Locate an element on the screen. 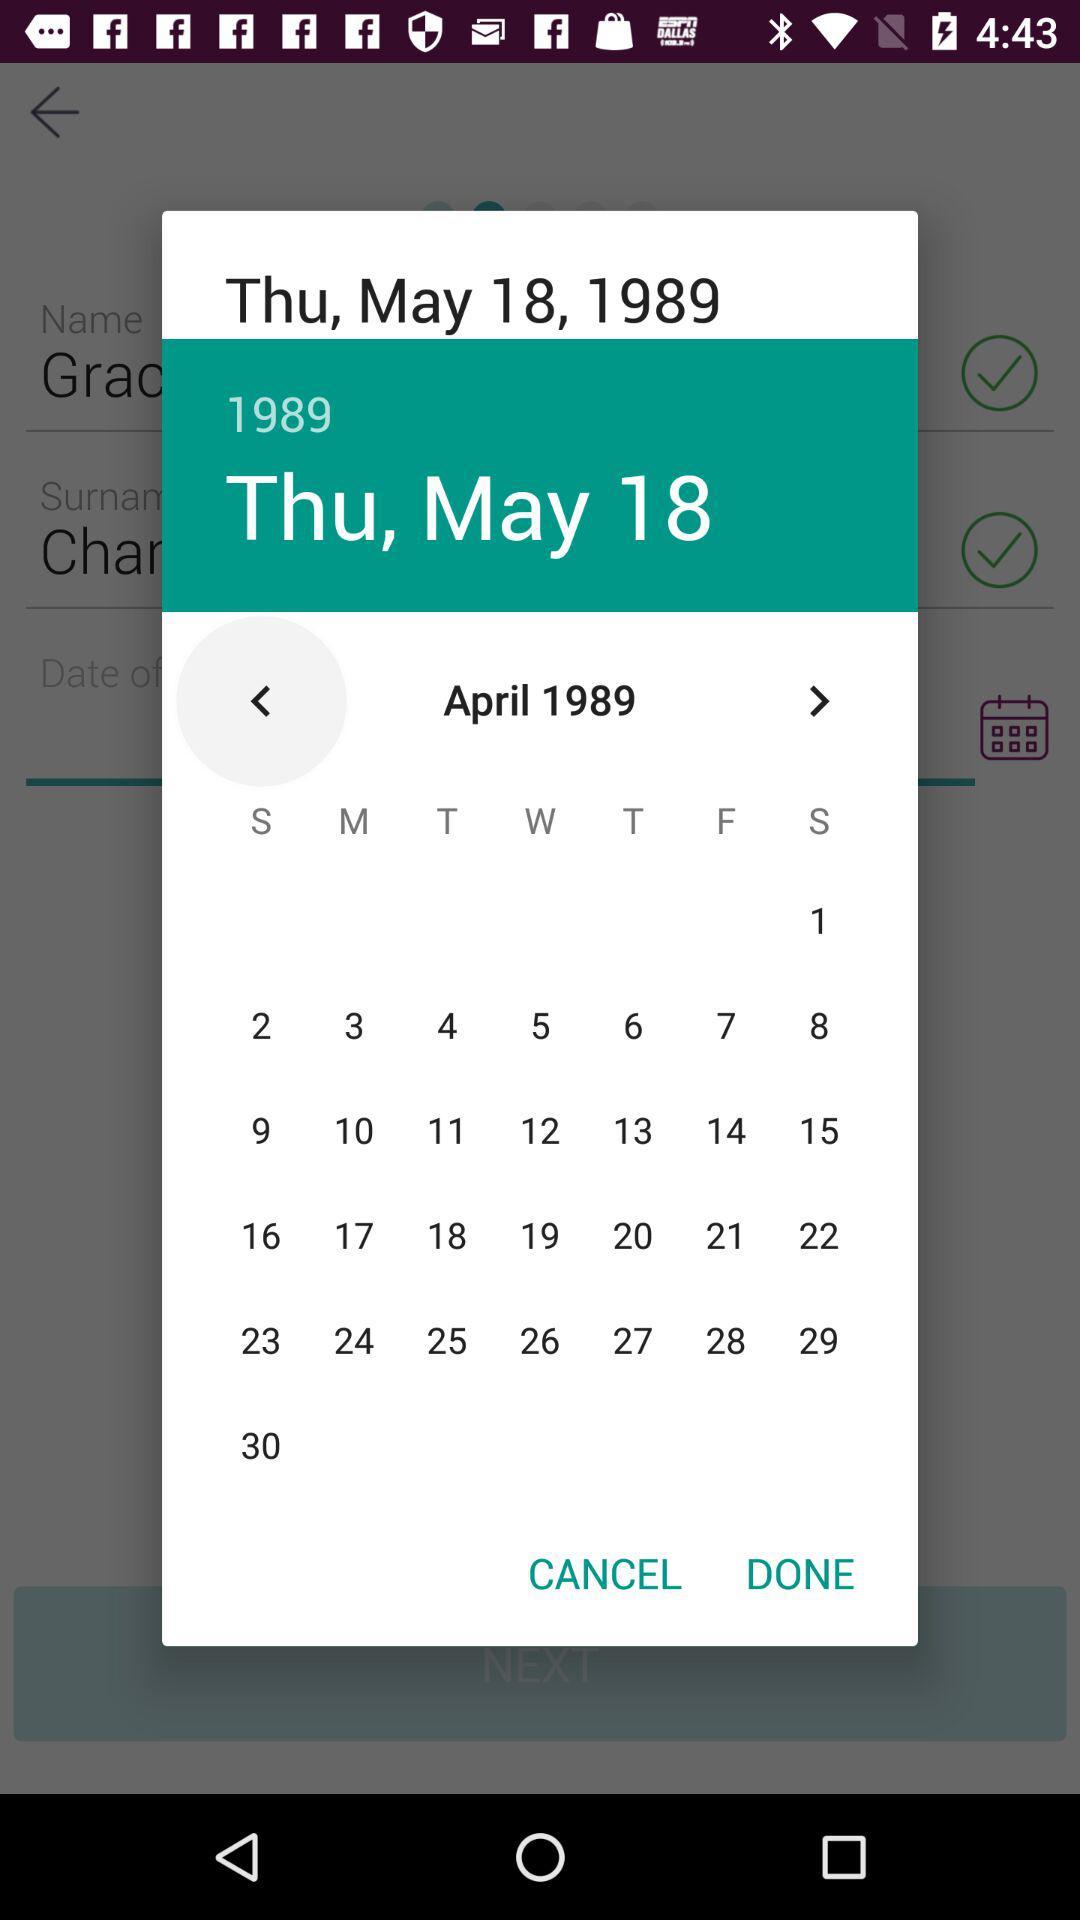  the item on the left is located at coordinates (260, 701).